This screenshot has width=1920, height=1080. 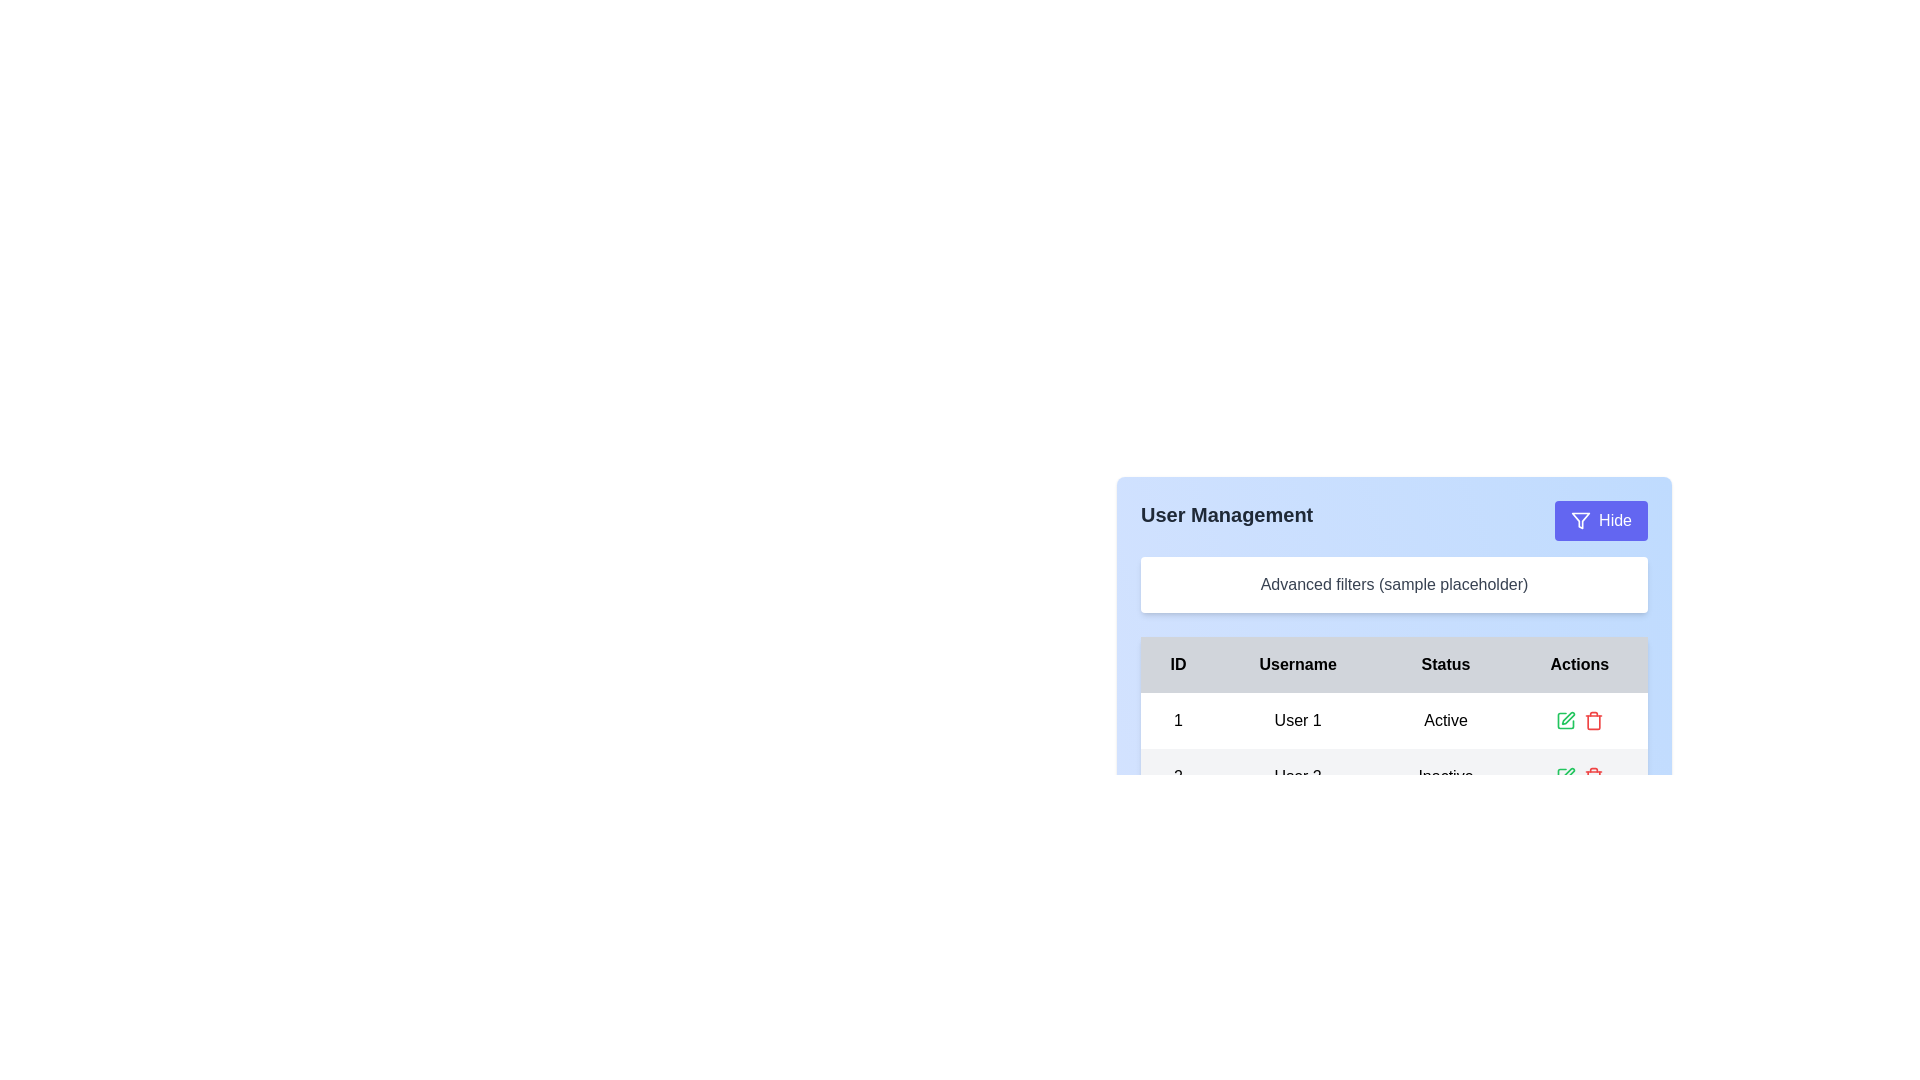 I want to click on the green edit icon located in the 'Actions' column of the first row in the User Management table, so click(x=1564, y=721).